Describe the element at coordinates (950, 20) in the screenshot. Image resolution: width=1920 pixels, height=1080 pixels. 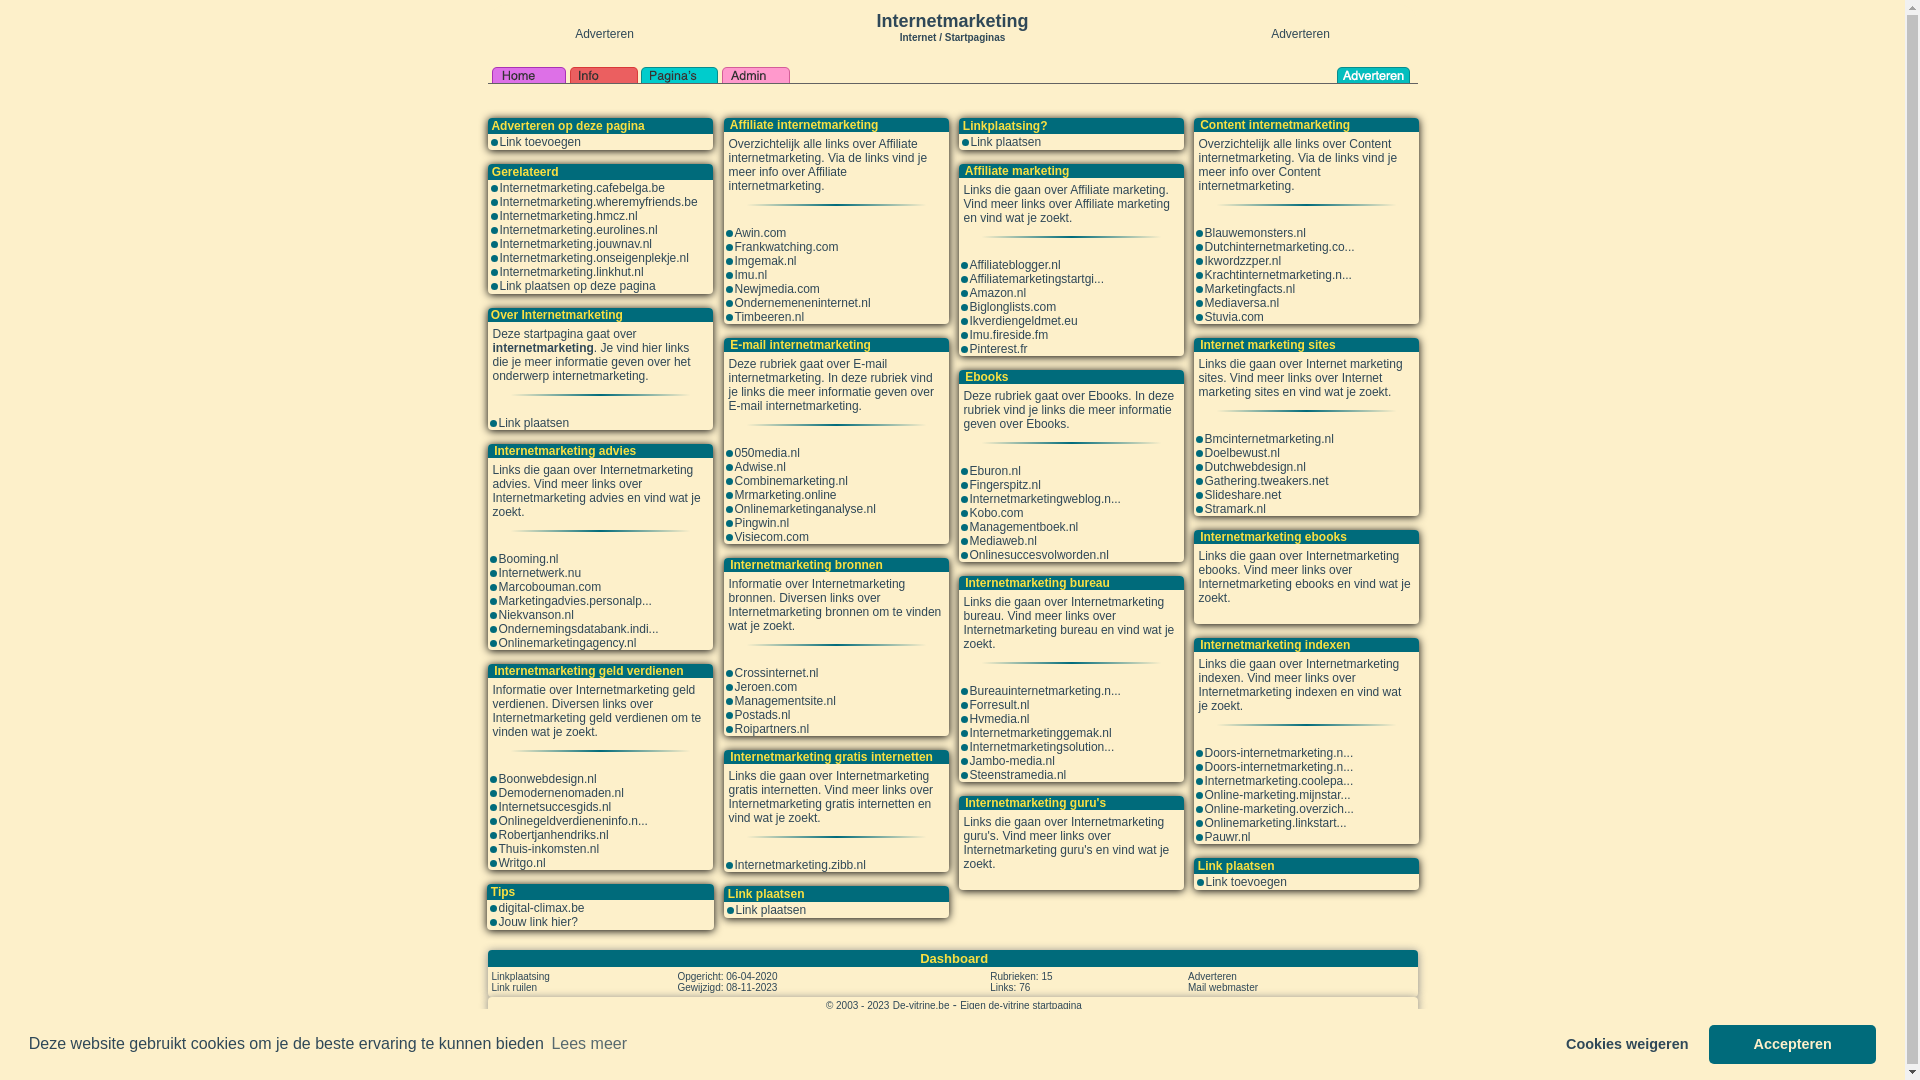
I see `'Internetmarketing'` at that location.